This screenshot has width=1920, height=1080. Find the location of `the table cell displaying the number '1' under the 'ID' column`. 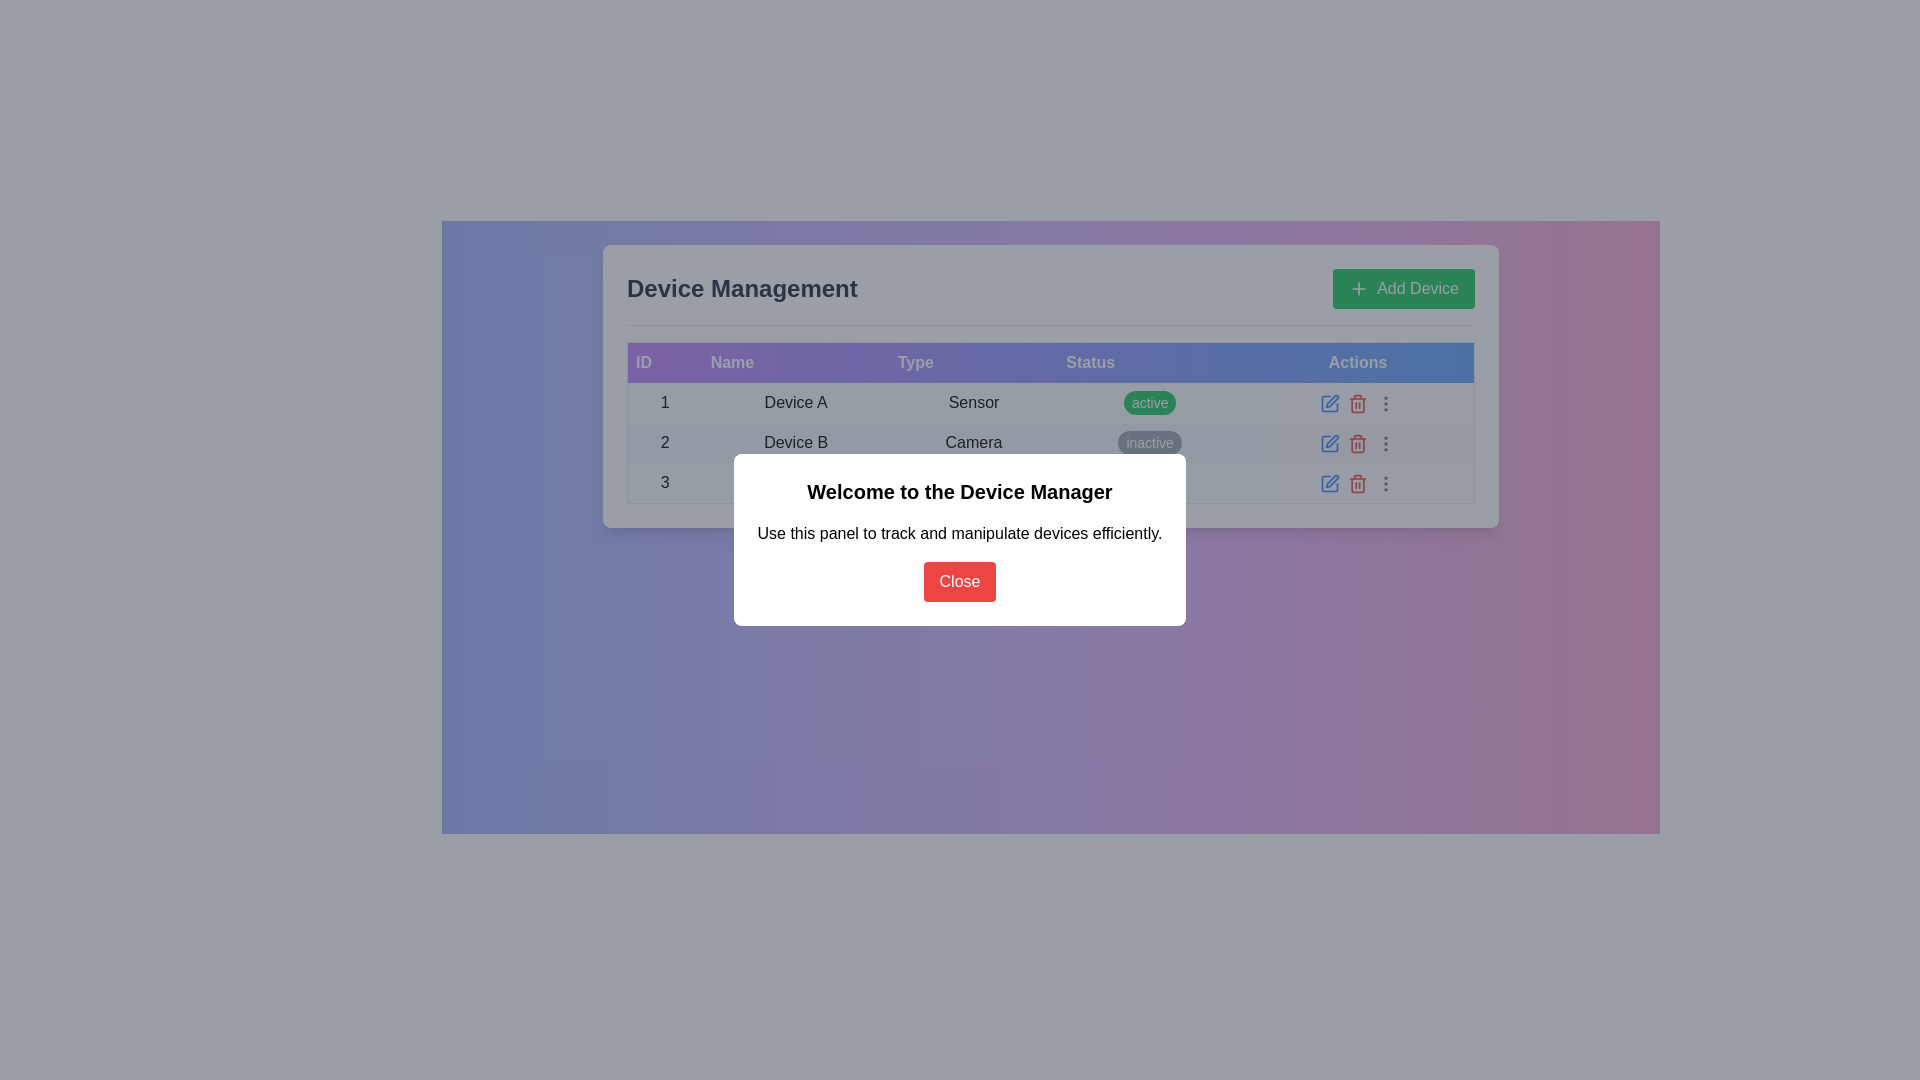

the table cell displaying the number '1' under the 'ID' column is located at coordinates (665, 402).